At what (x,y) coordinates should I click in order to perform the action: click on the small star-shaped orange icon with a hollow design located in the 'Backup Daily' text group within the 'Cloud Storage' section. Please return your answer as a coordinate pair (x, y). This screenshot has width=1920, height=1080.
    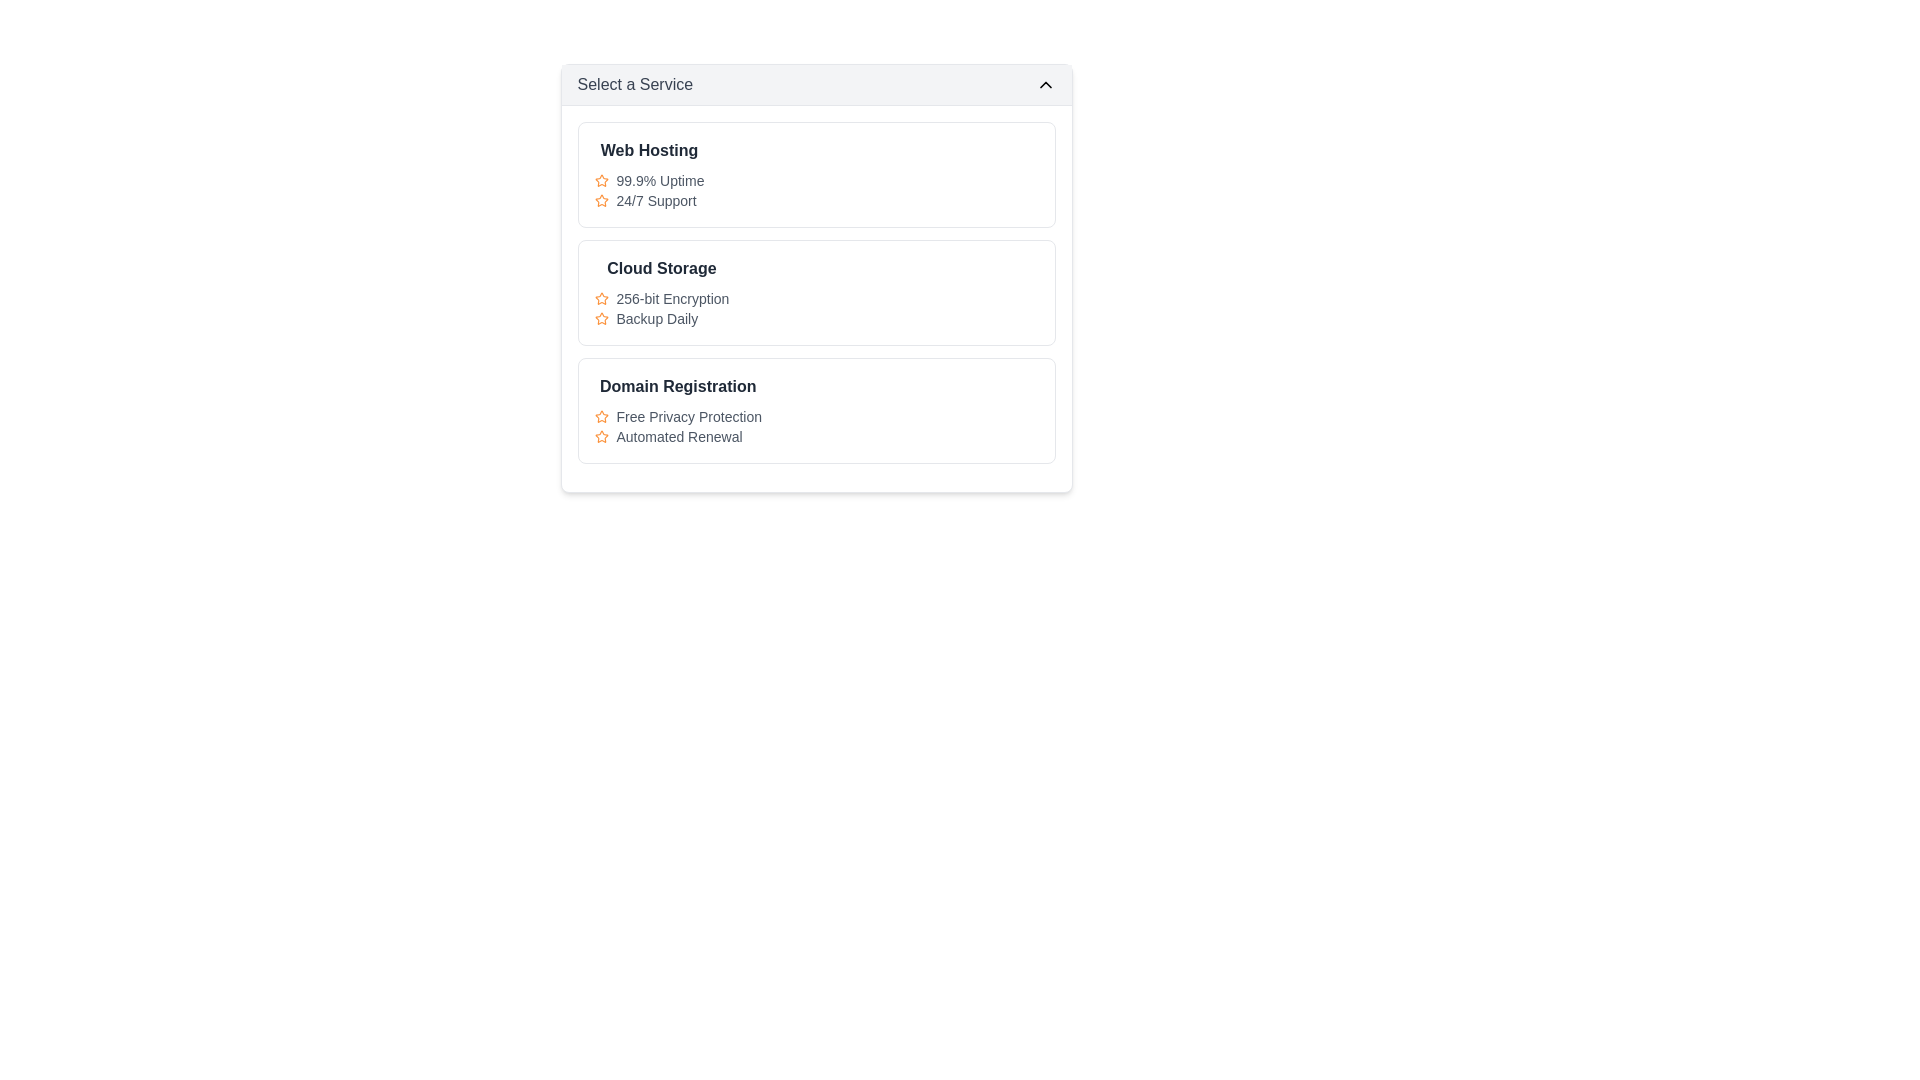
    Looking at the image, I should click on (600, 318).